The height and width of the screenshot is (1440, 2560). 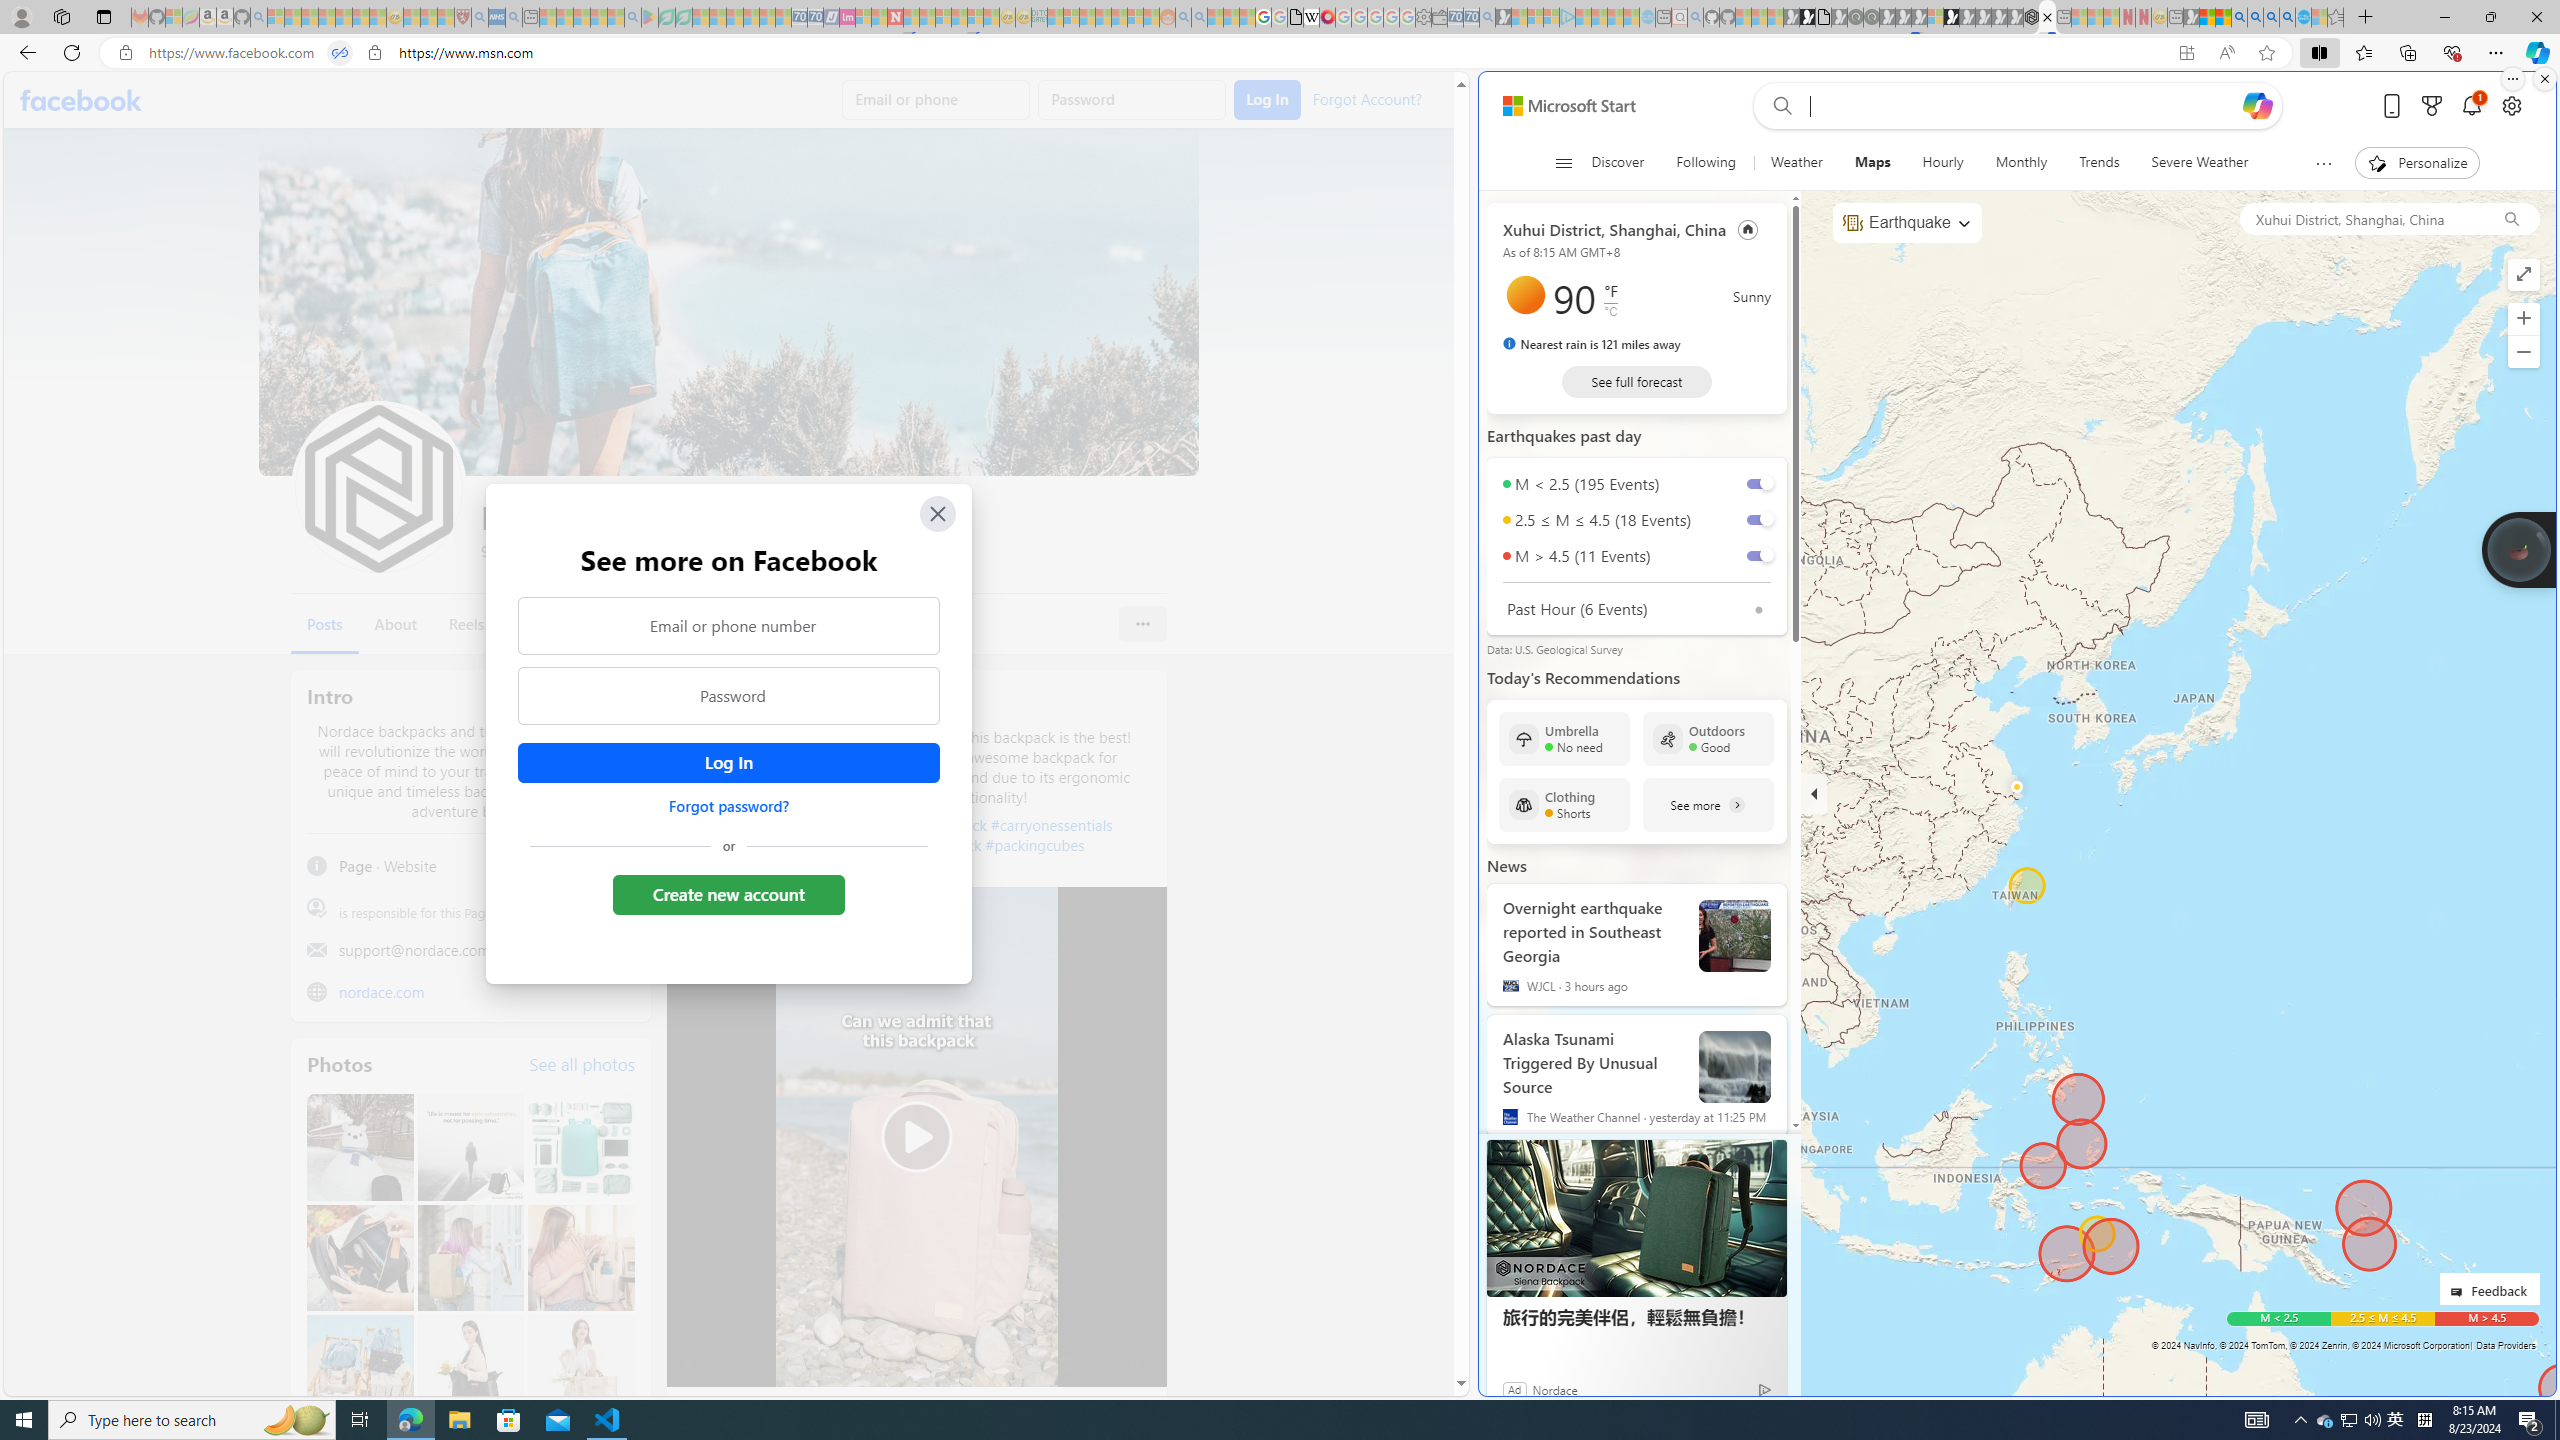 I want to click on 'Discover', so click(x=1617, y=162).